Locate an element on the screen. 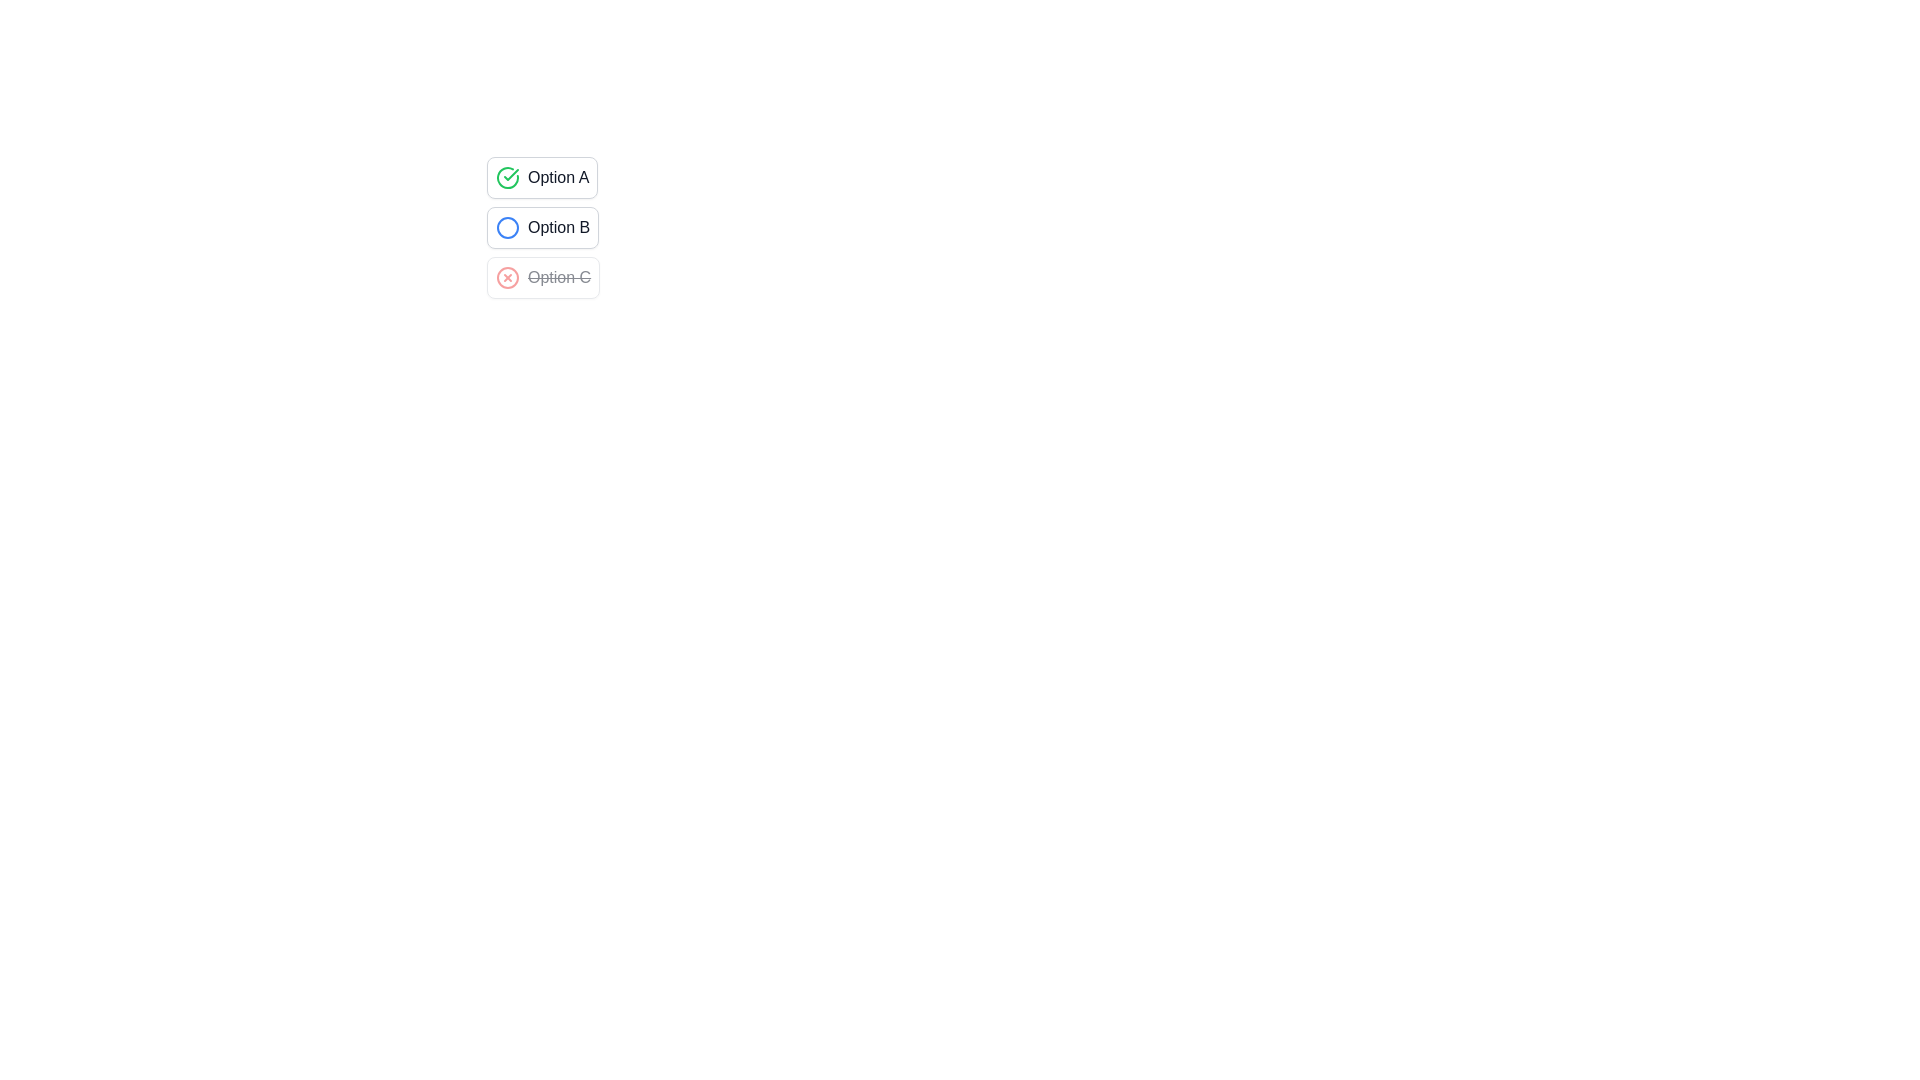 Image resolution: width=1920 pixels, height=1080 pixels. the Disabled selectable option, which is the third item in a vertical list that includes 'Option A' and 'Option B' above it, indicating it is unselectable due to its disabled state is located at coordinates (543, 277).